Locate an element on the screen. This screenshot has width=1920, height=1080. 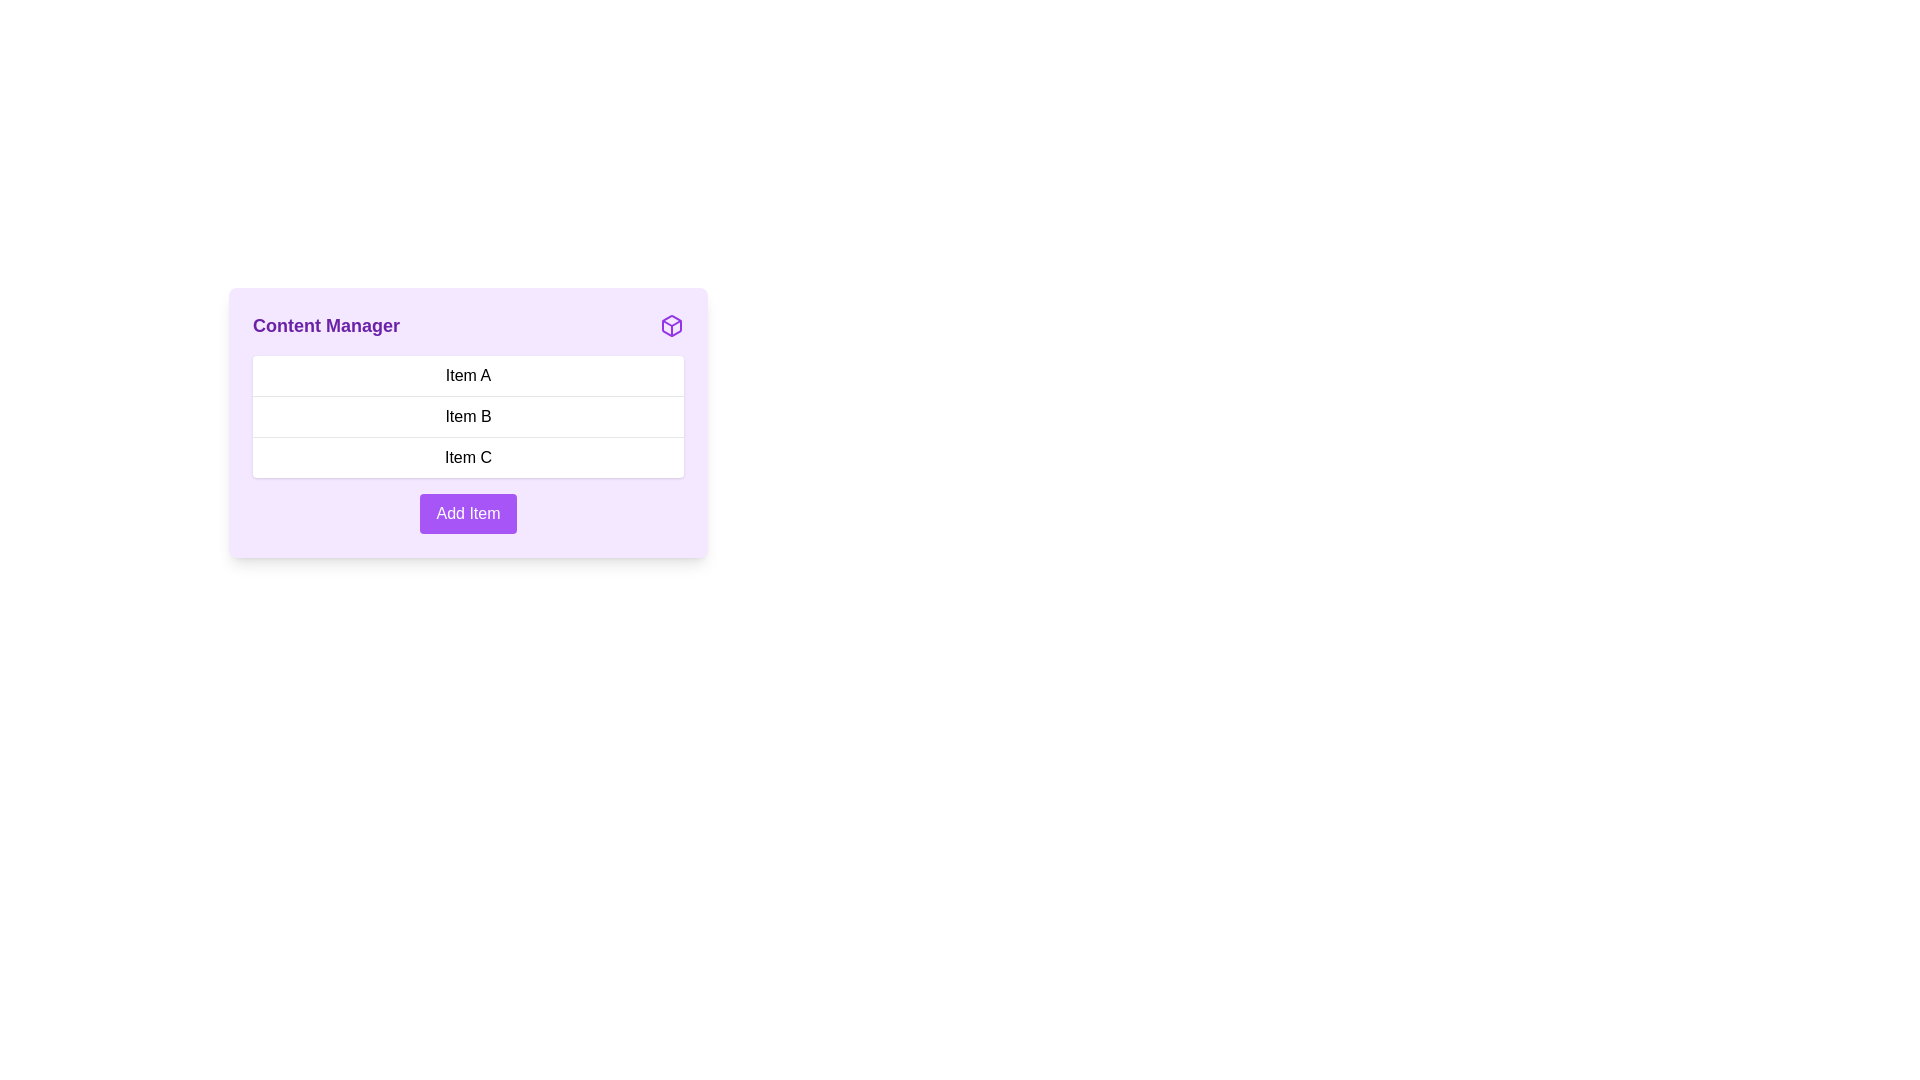
the first Text element in the stylized list item of the content manager interface, which is positioned above 'Item B' and 'Item C.' is located at coordinates (467, 375).